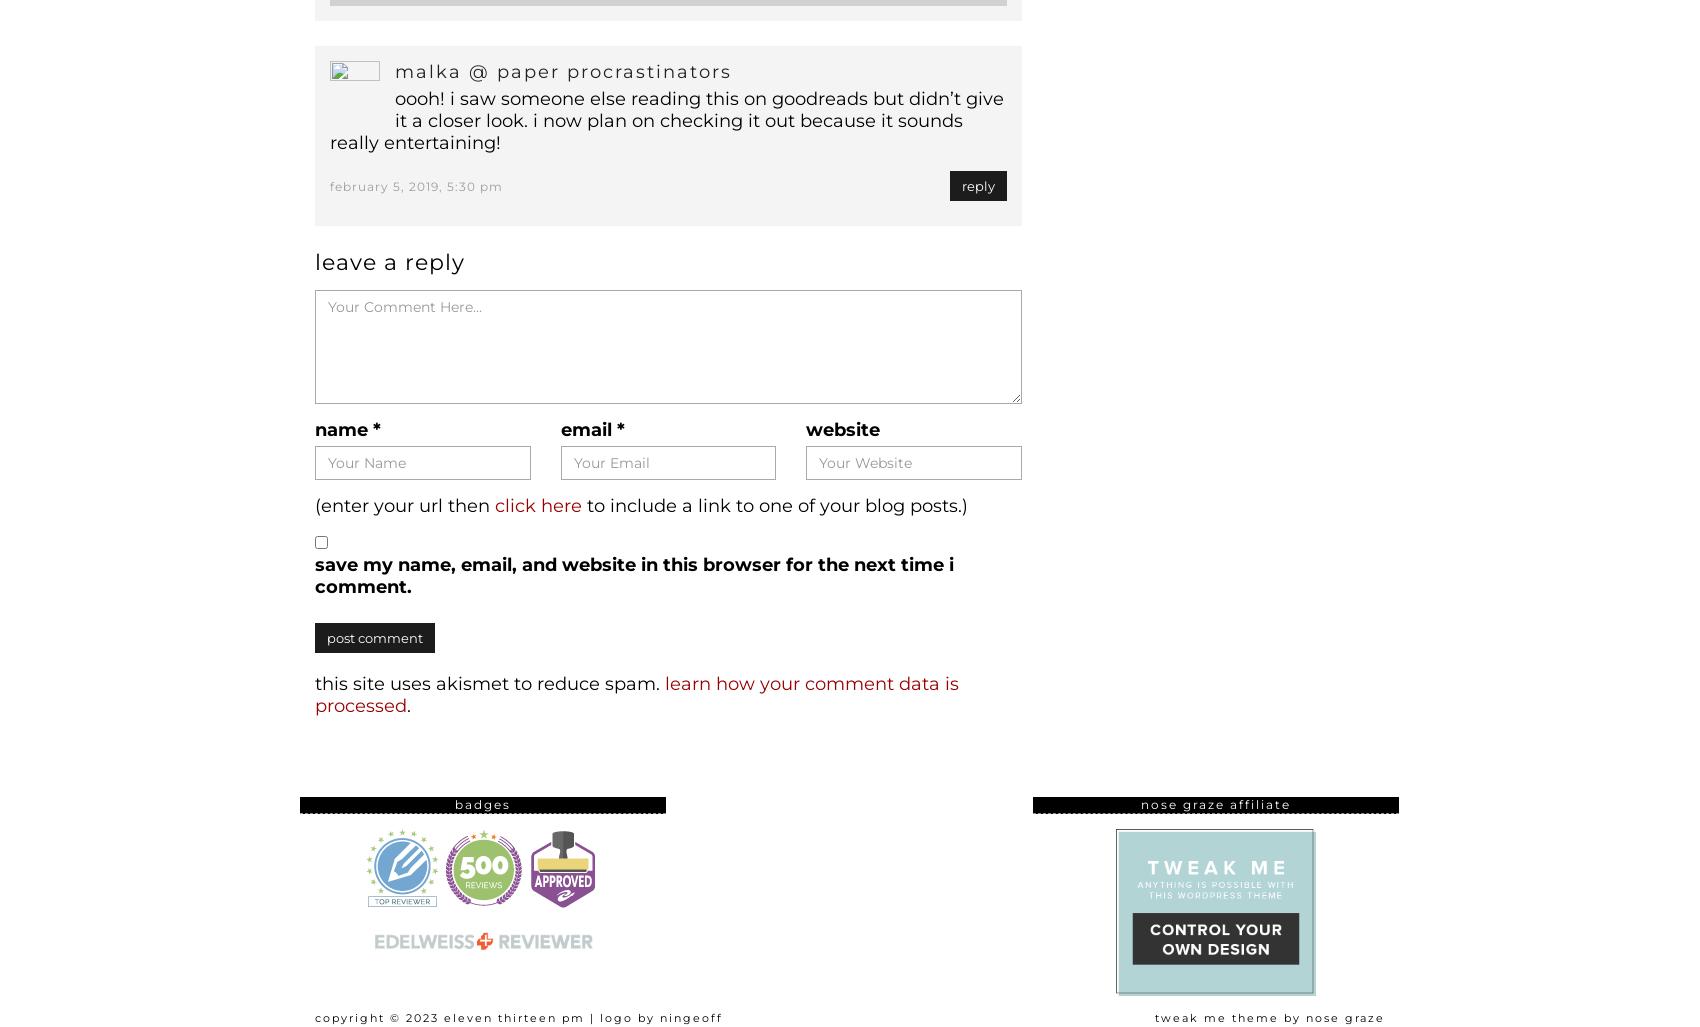 This screenshot has height=1027, width=1700. I want to click on 'Reply', so click(977, 183).